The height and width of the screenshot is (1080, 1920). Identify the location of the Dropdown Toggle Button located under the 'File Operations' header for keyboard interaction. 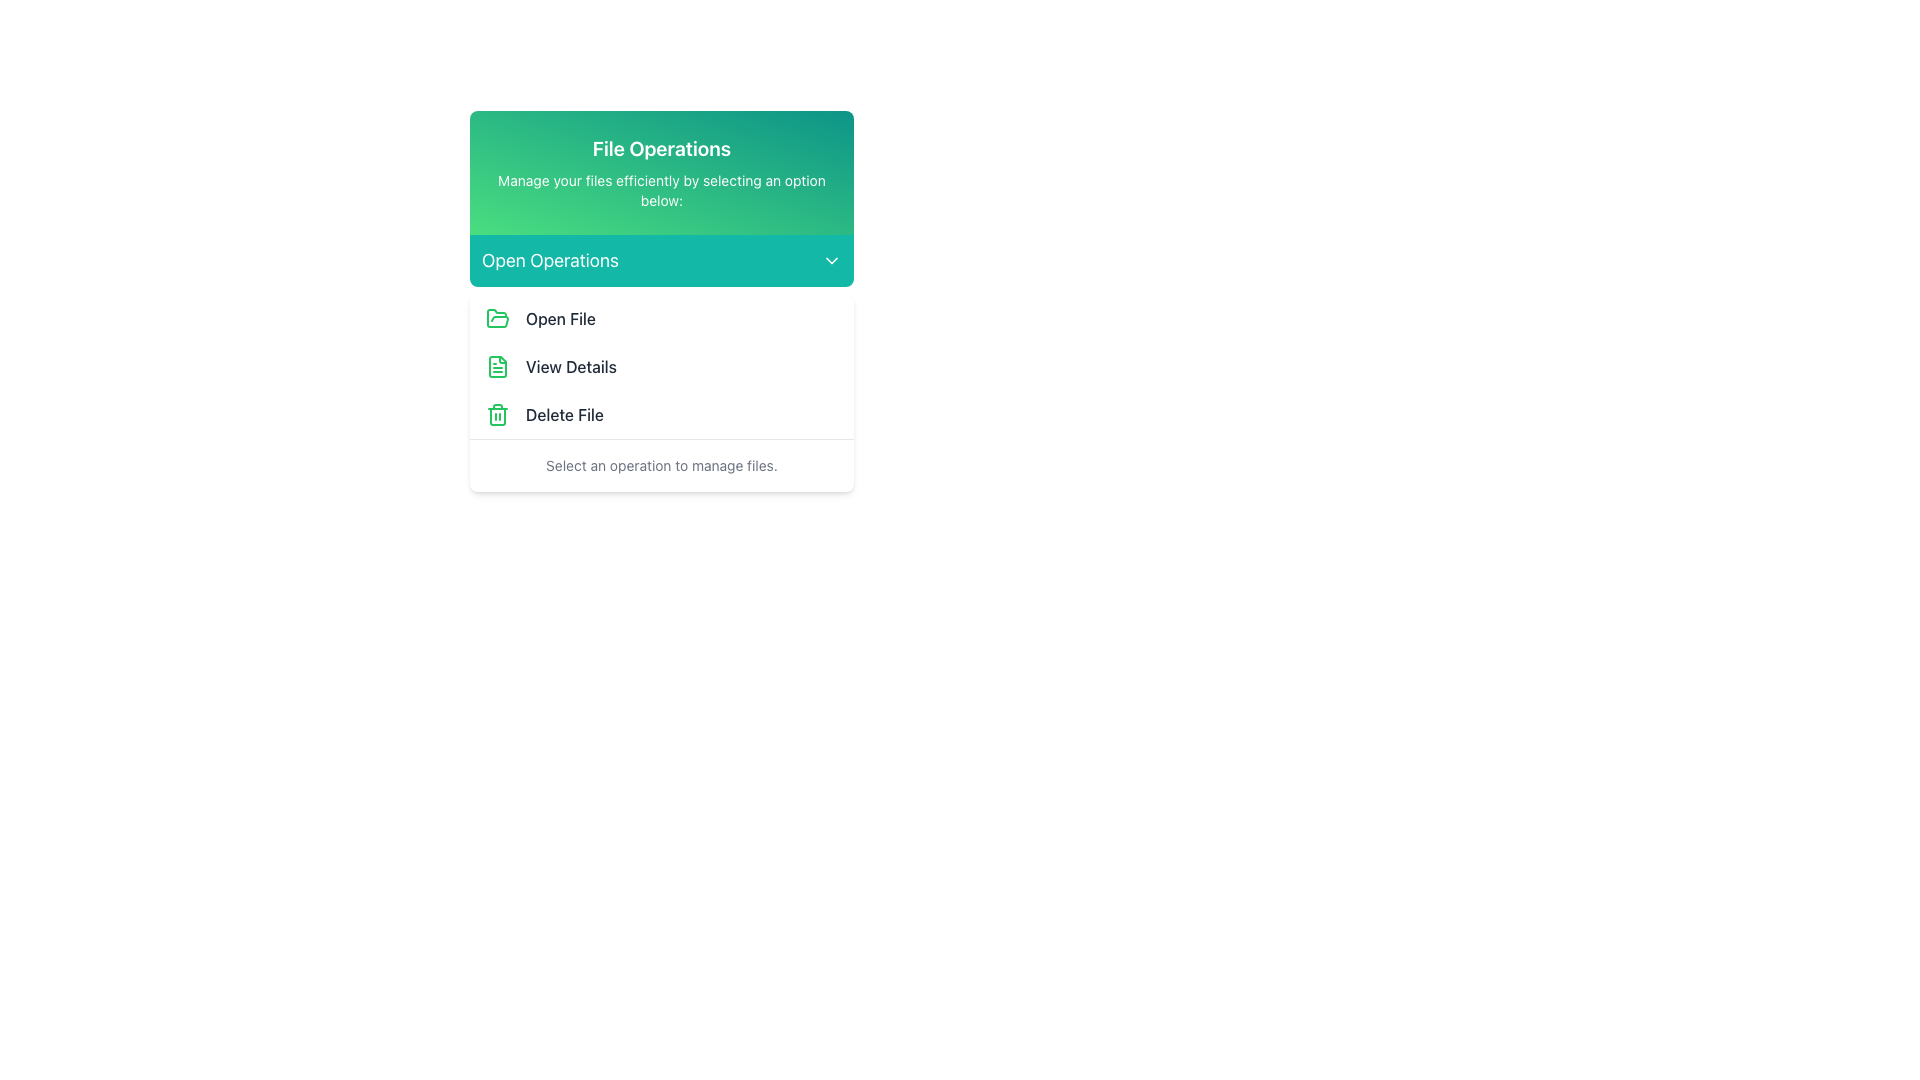
(662, 260).